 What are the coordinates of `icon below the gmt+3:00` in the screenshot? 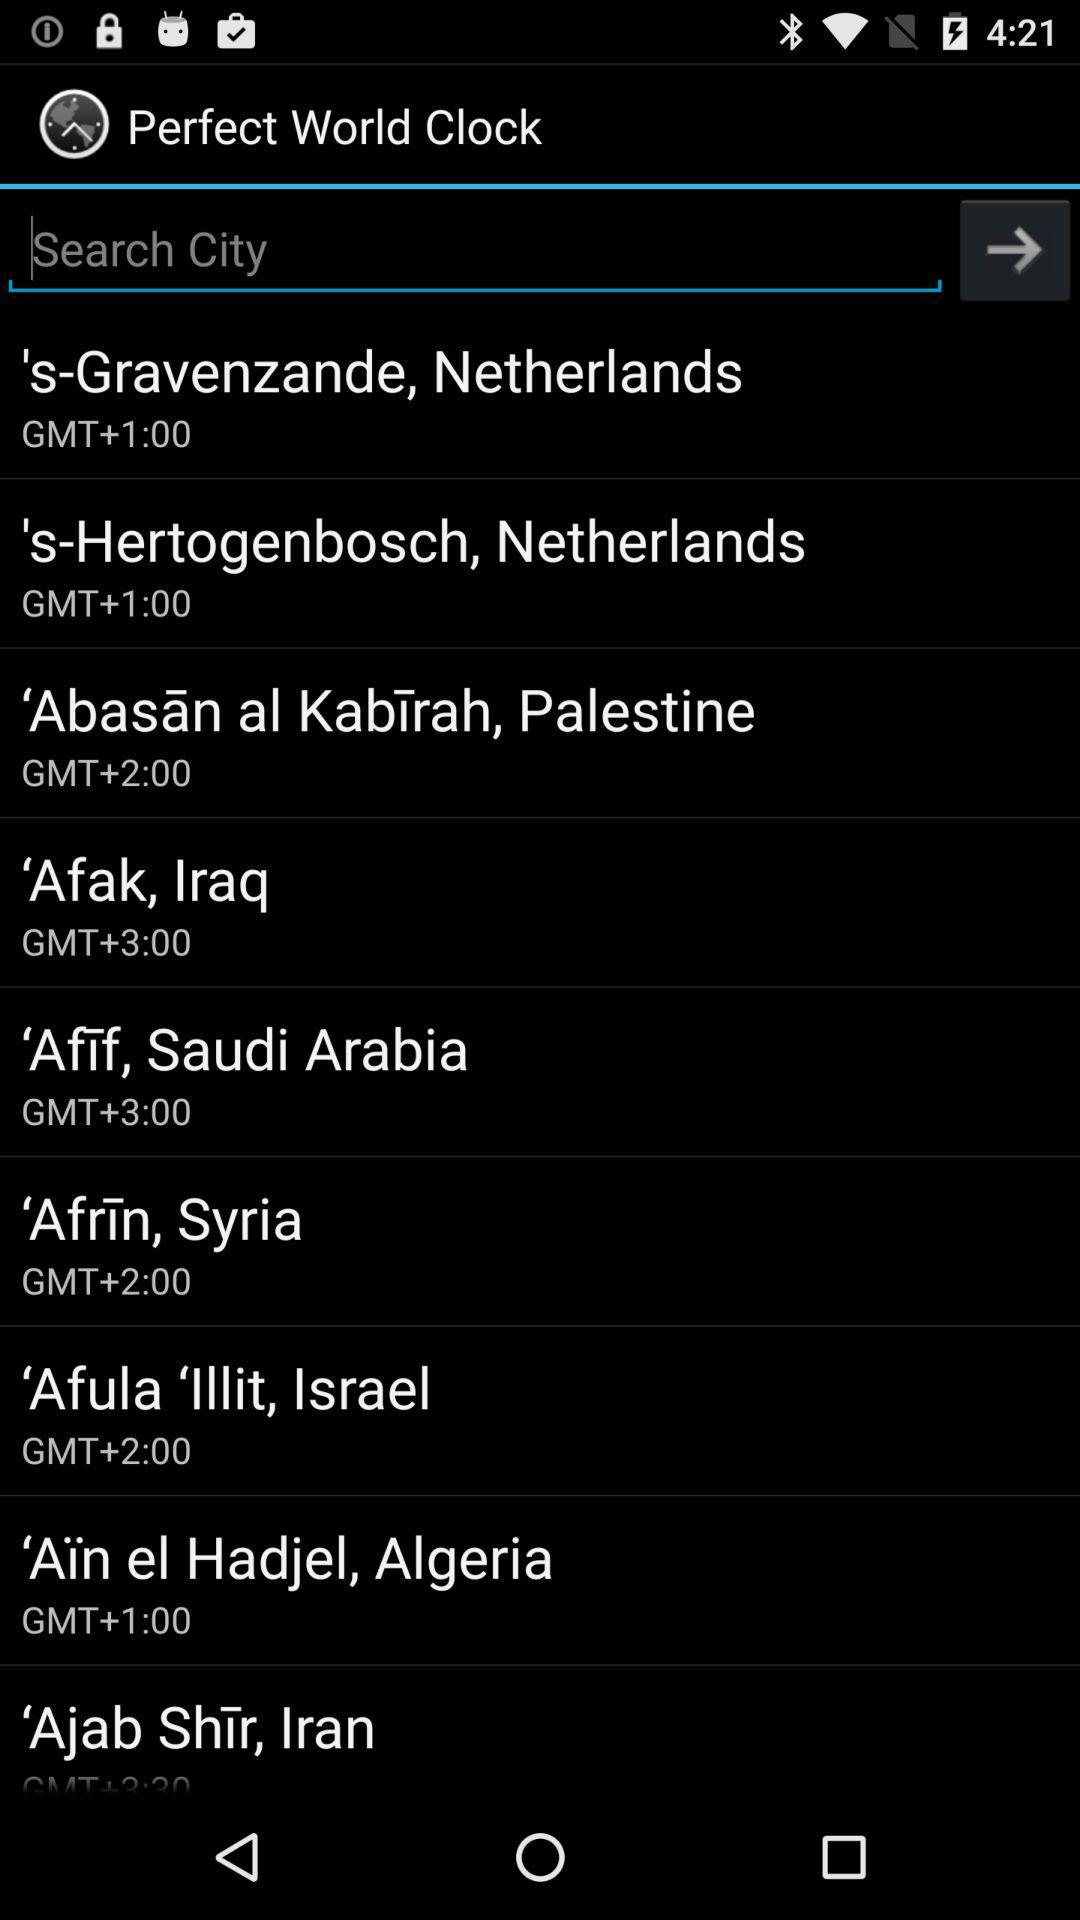 It's located at (540, 1046).